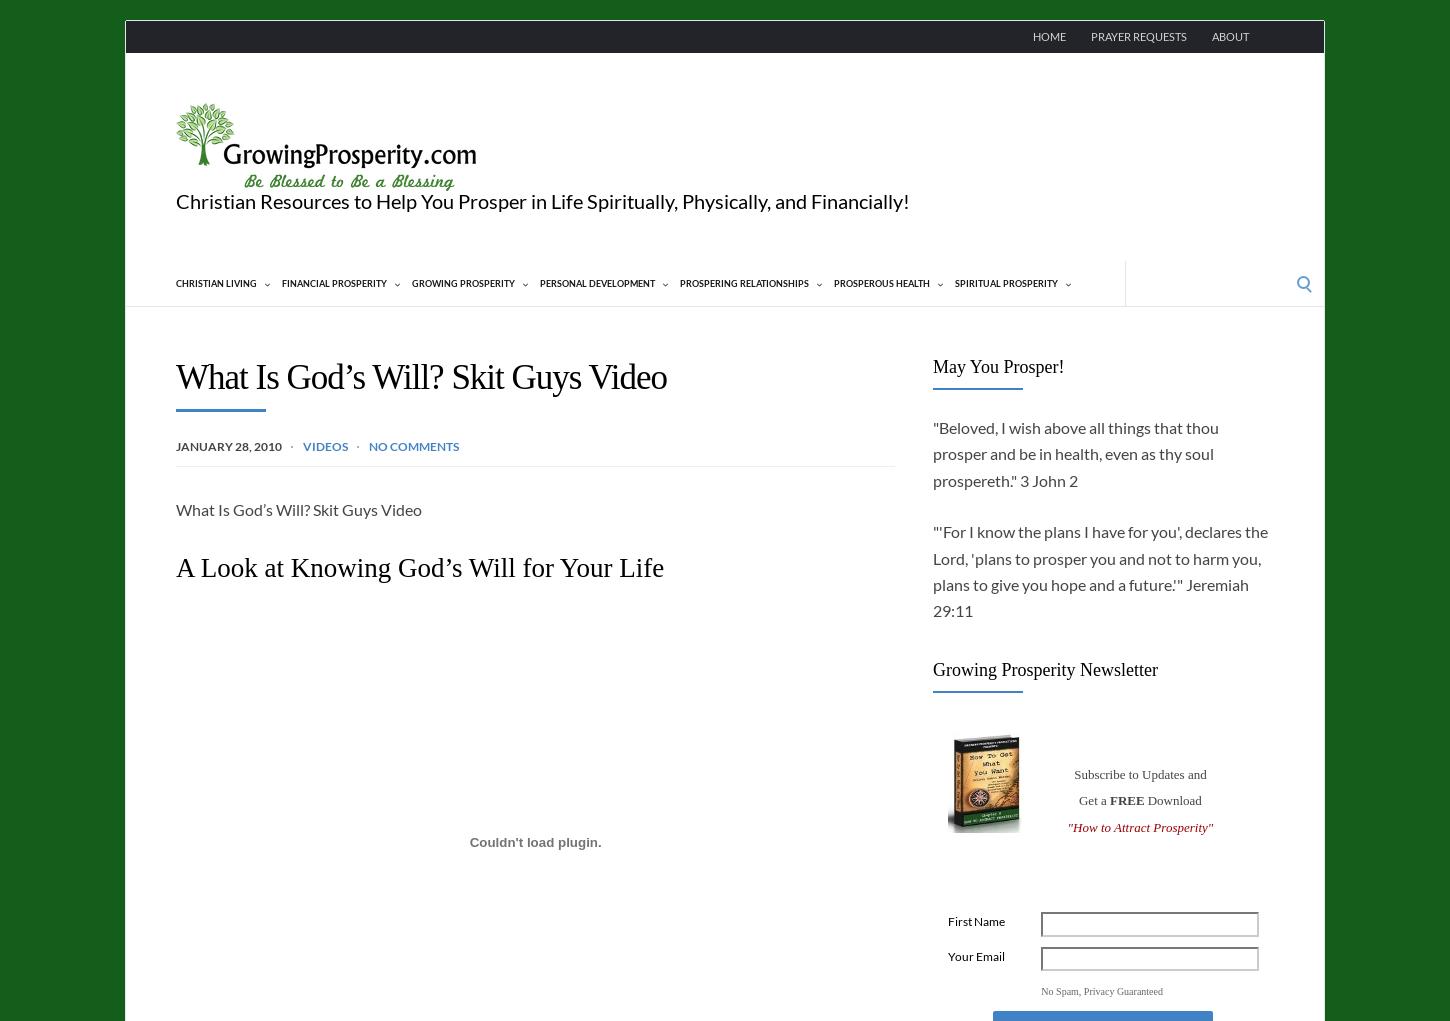  I want to click on 'Self-Growth', so click(601, 540).